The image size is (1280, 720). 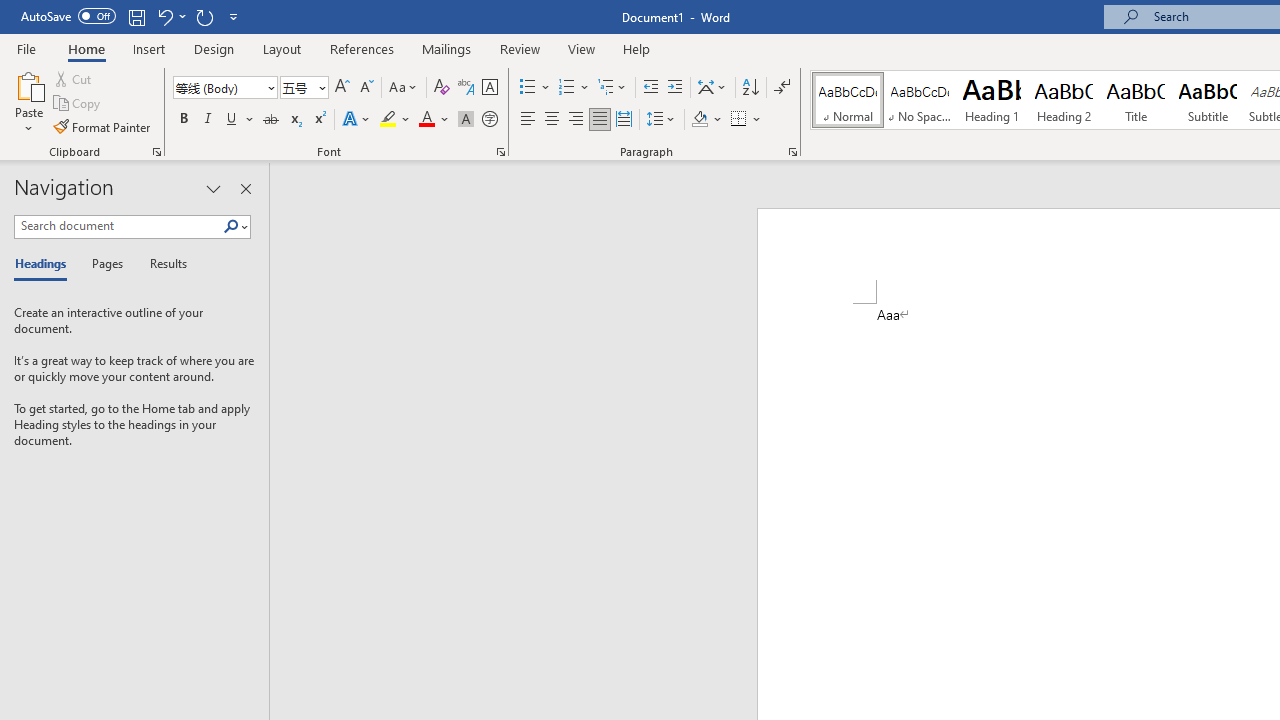 I want to click on 'View', so click(x=581, y=48).